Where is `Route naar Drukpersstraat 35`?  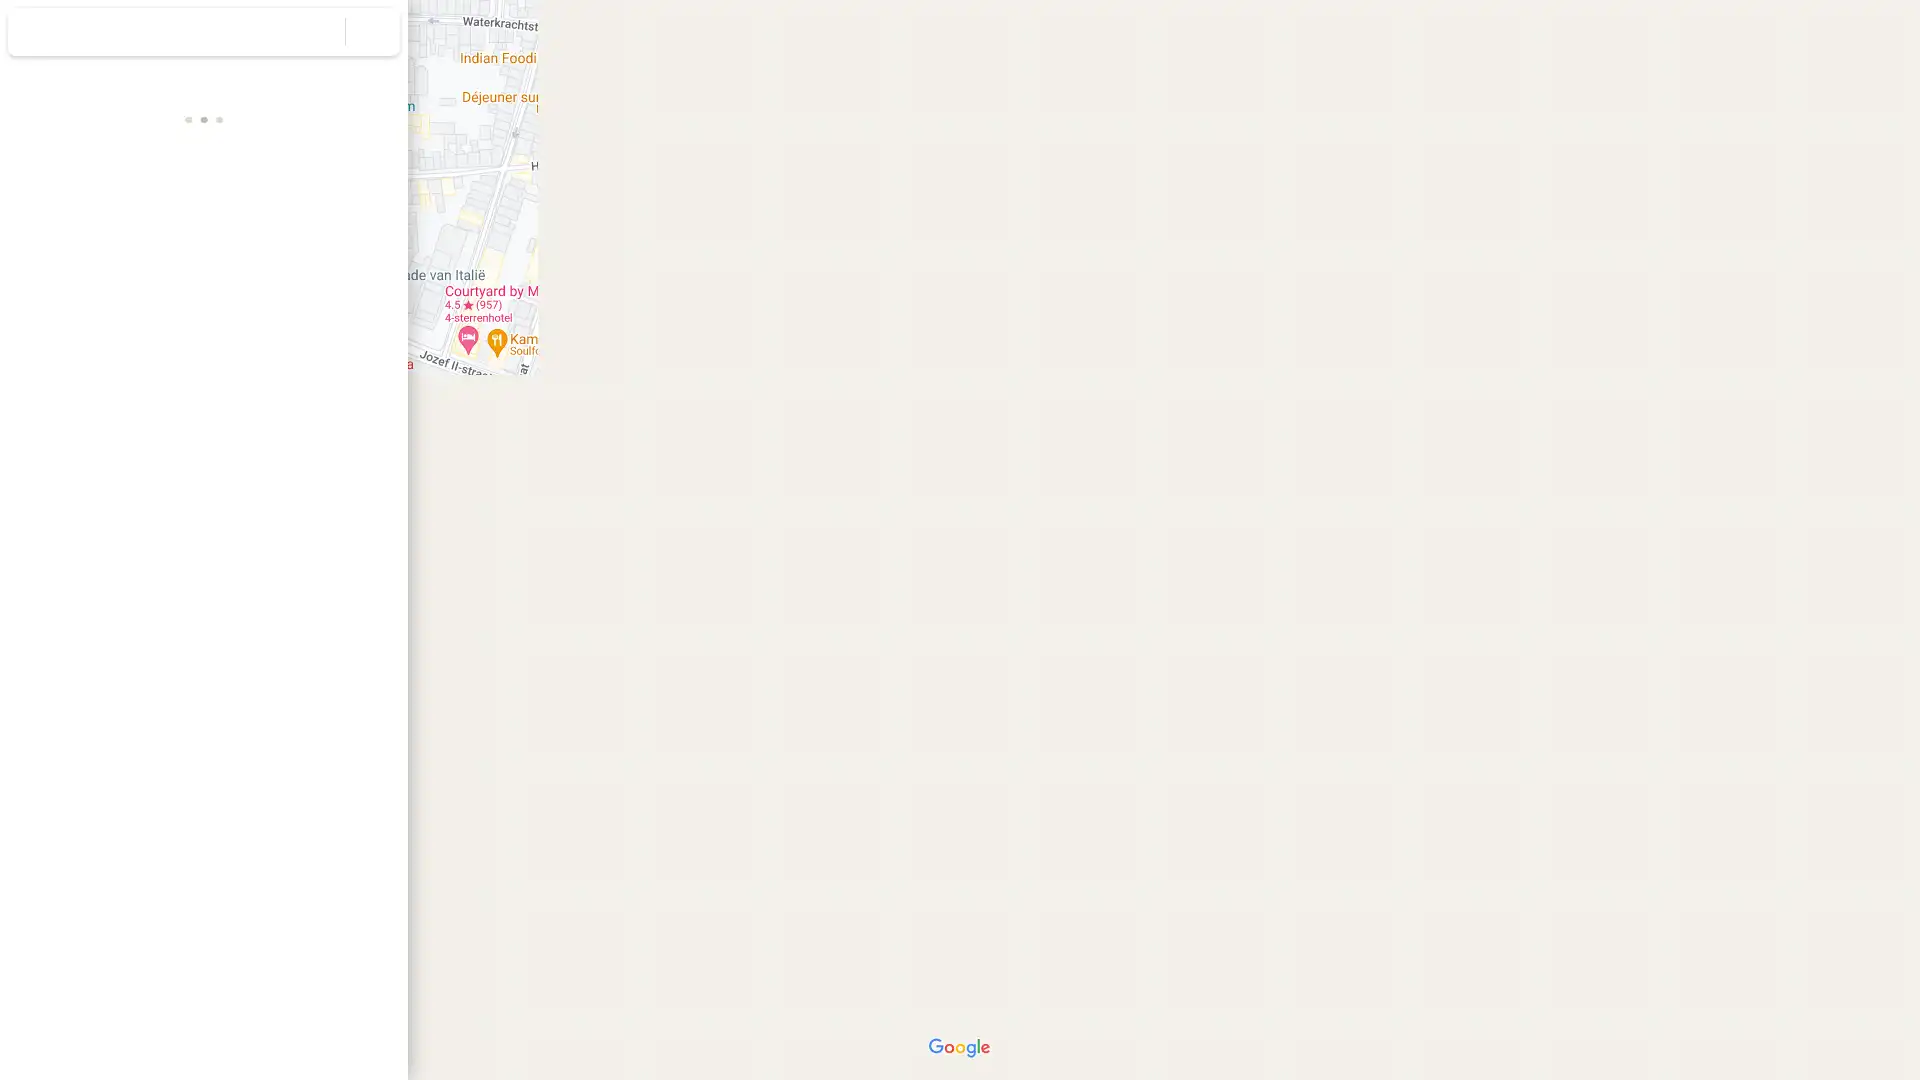 Route naar Drukpersstraat 35 is located at coordinates (57, 342).